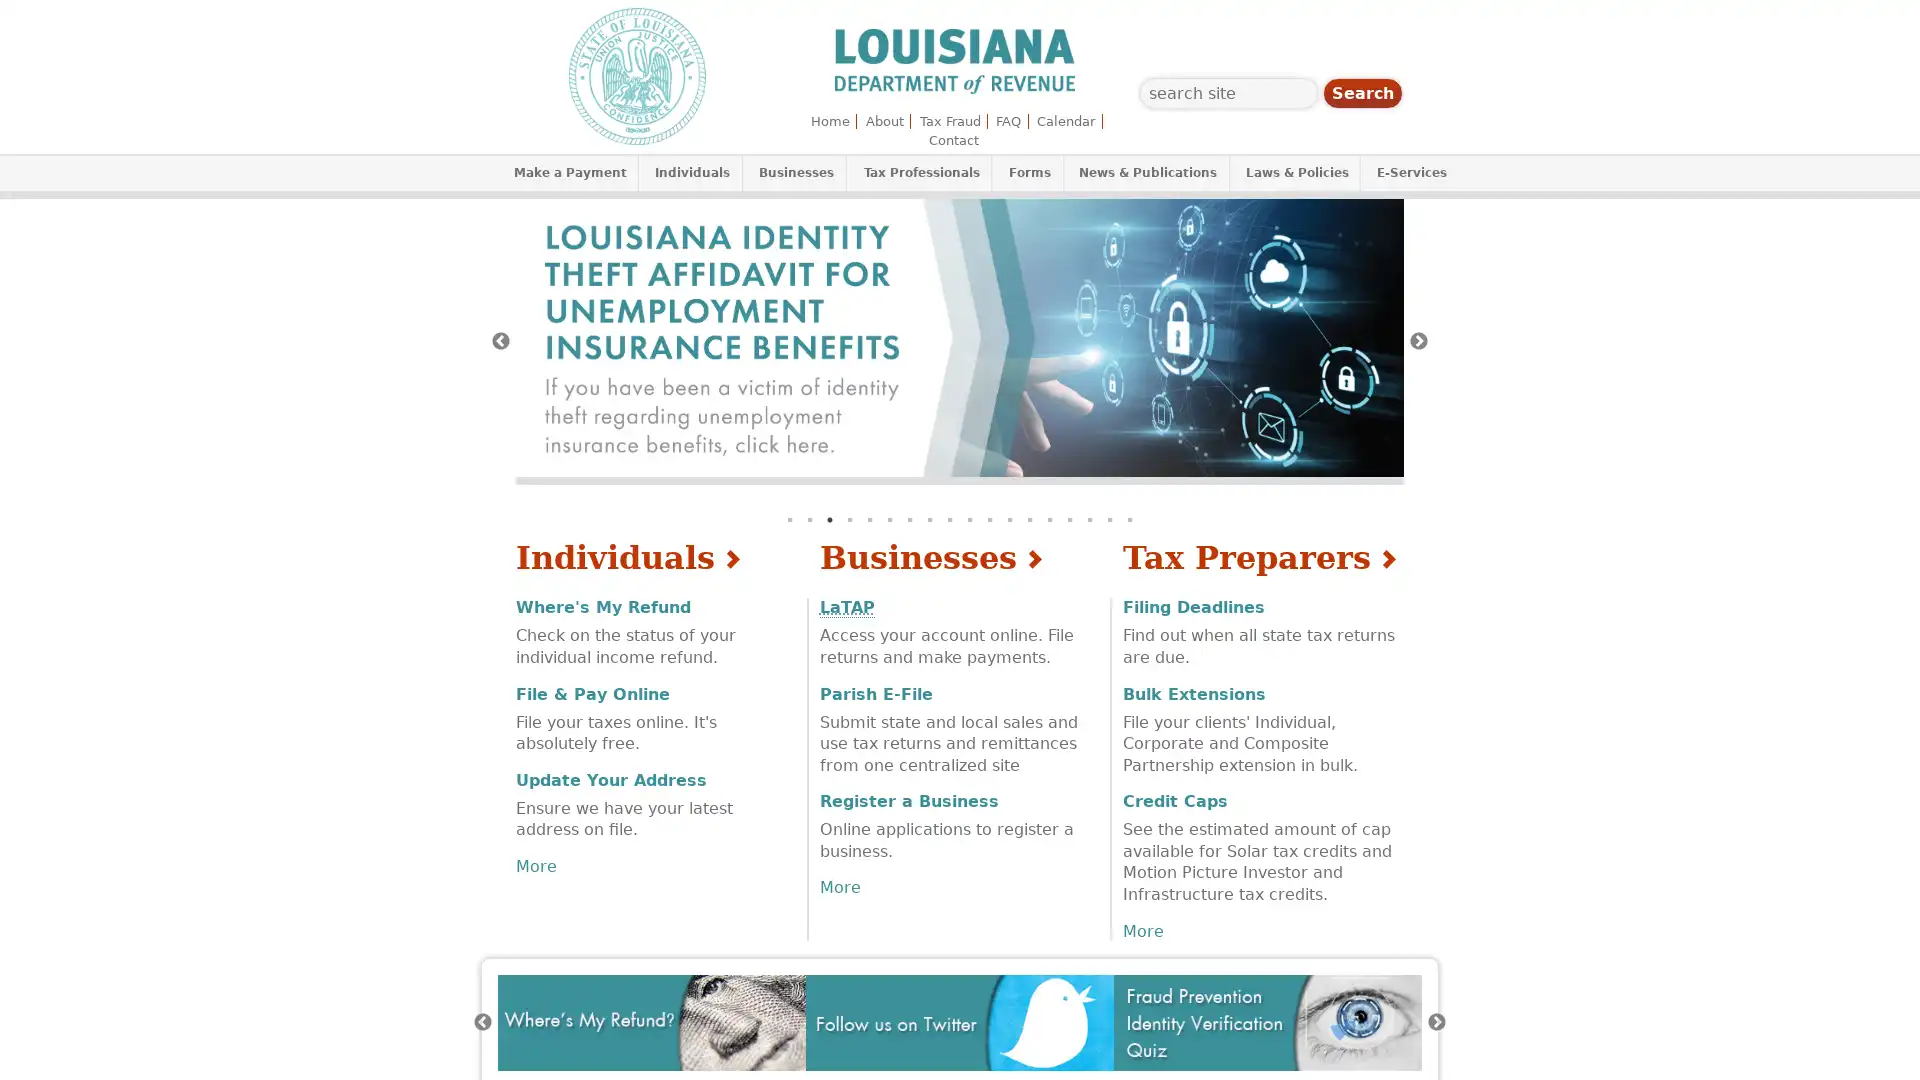 Image resolution: width=1920 pixels, height=1080 pixels. I want to click on 3, so click(830, 519).